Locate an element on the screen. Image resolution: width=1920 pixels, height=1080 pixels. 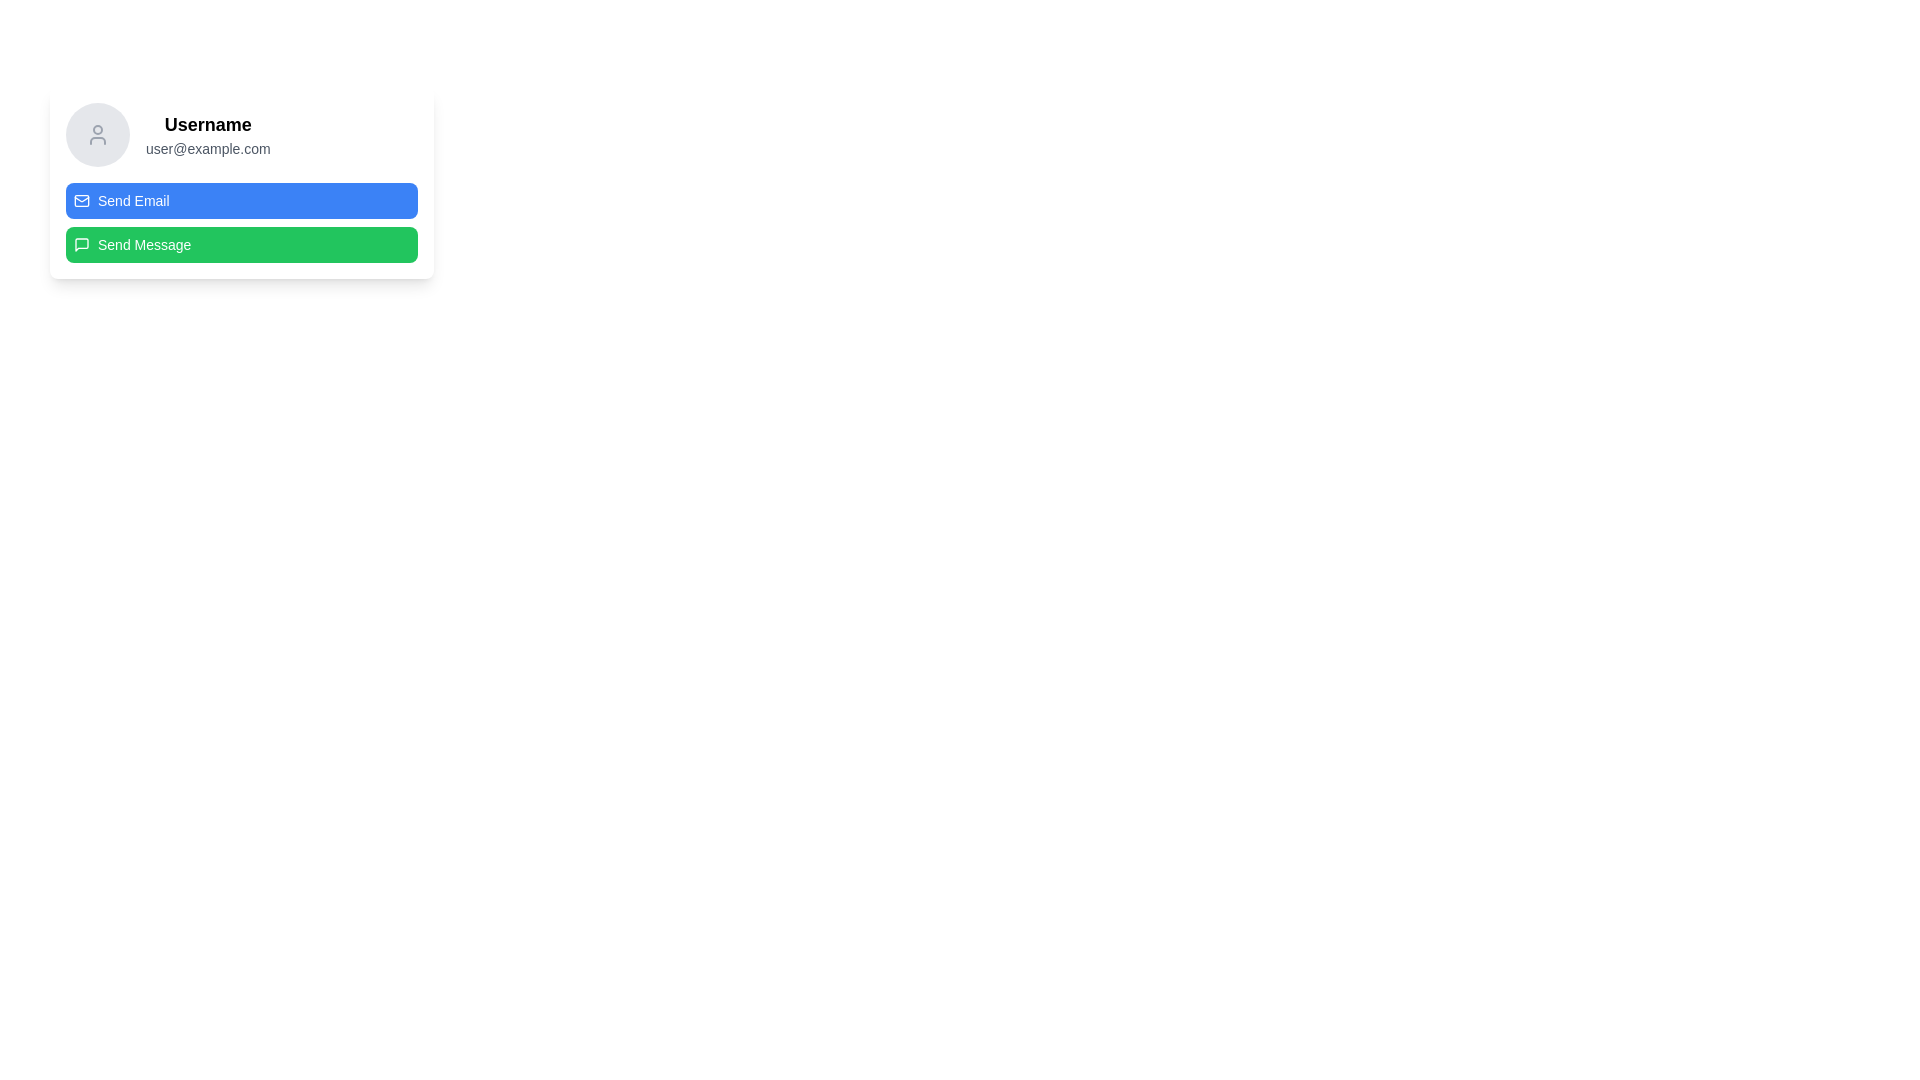
the blue rounded rectangular background of the icon within the 'Send Email' button, which is part of the envelope symbol is located at coordinates (80, 200).